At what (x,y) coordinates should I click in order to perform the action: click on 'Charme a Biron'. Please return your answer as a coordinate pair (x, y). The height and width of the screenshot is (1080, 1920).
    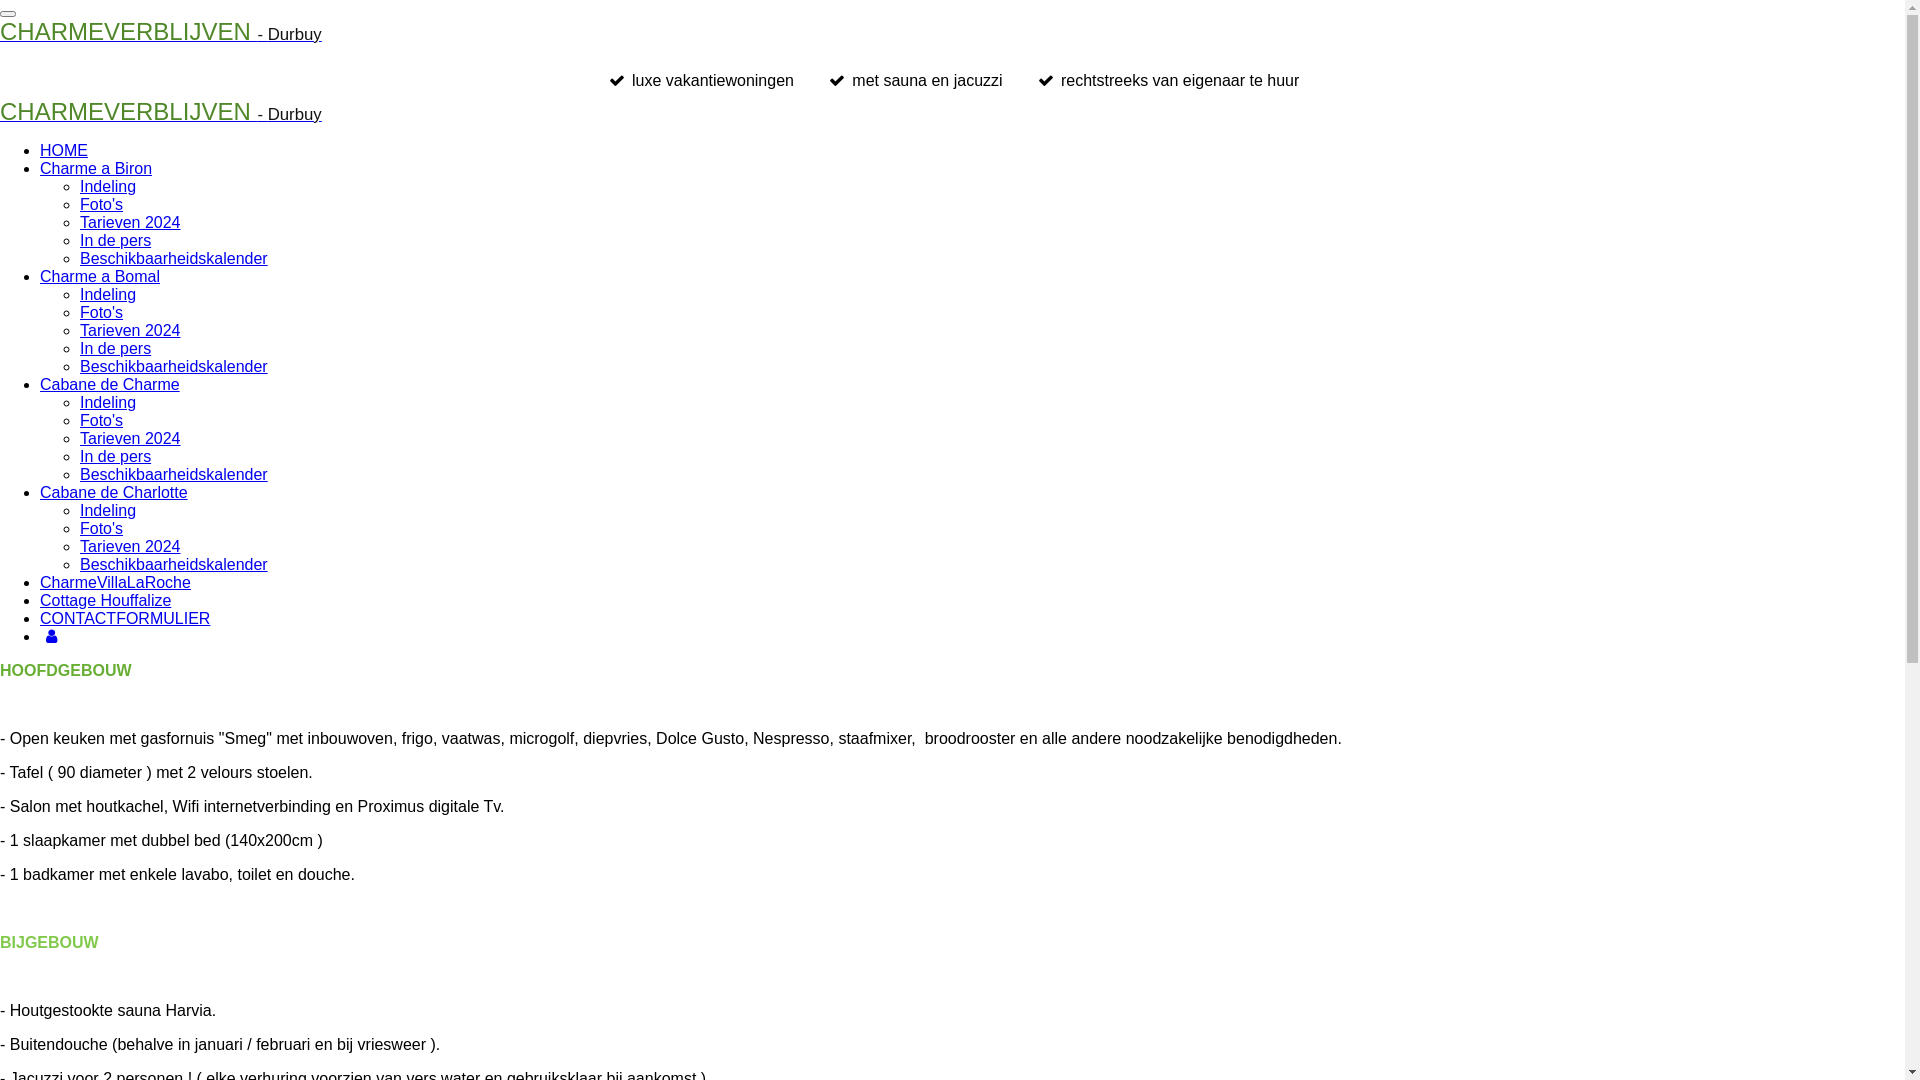
    Looking at the image, I should click on (95, 167).